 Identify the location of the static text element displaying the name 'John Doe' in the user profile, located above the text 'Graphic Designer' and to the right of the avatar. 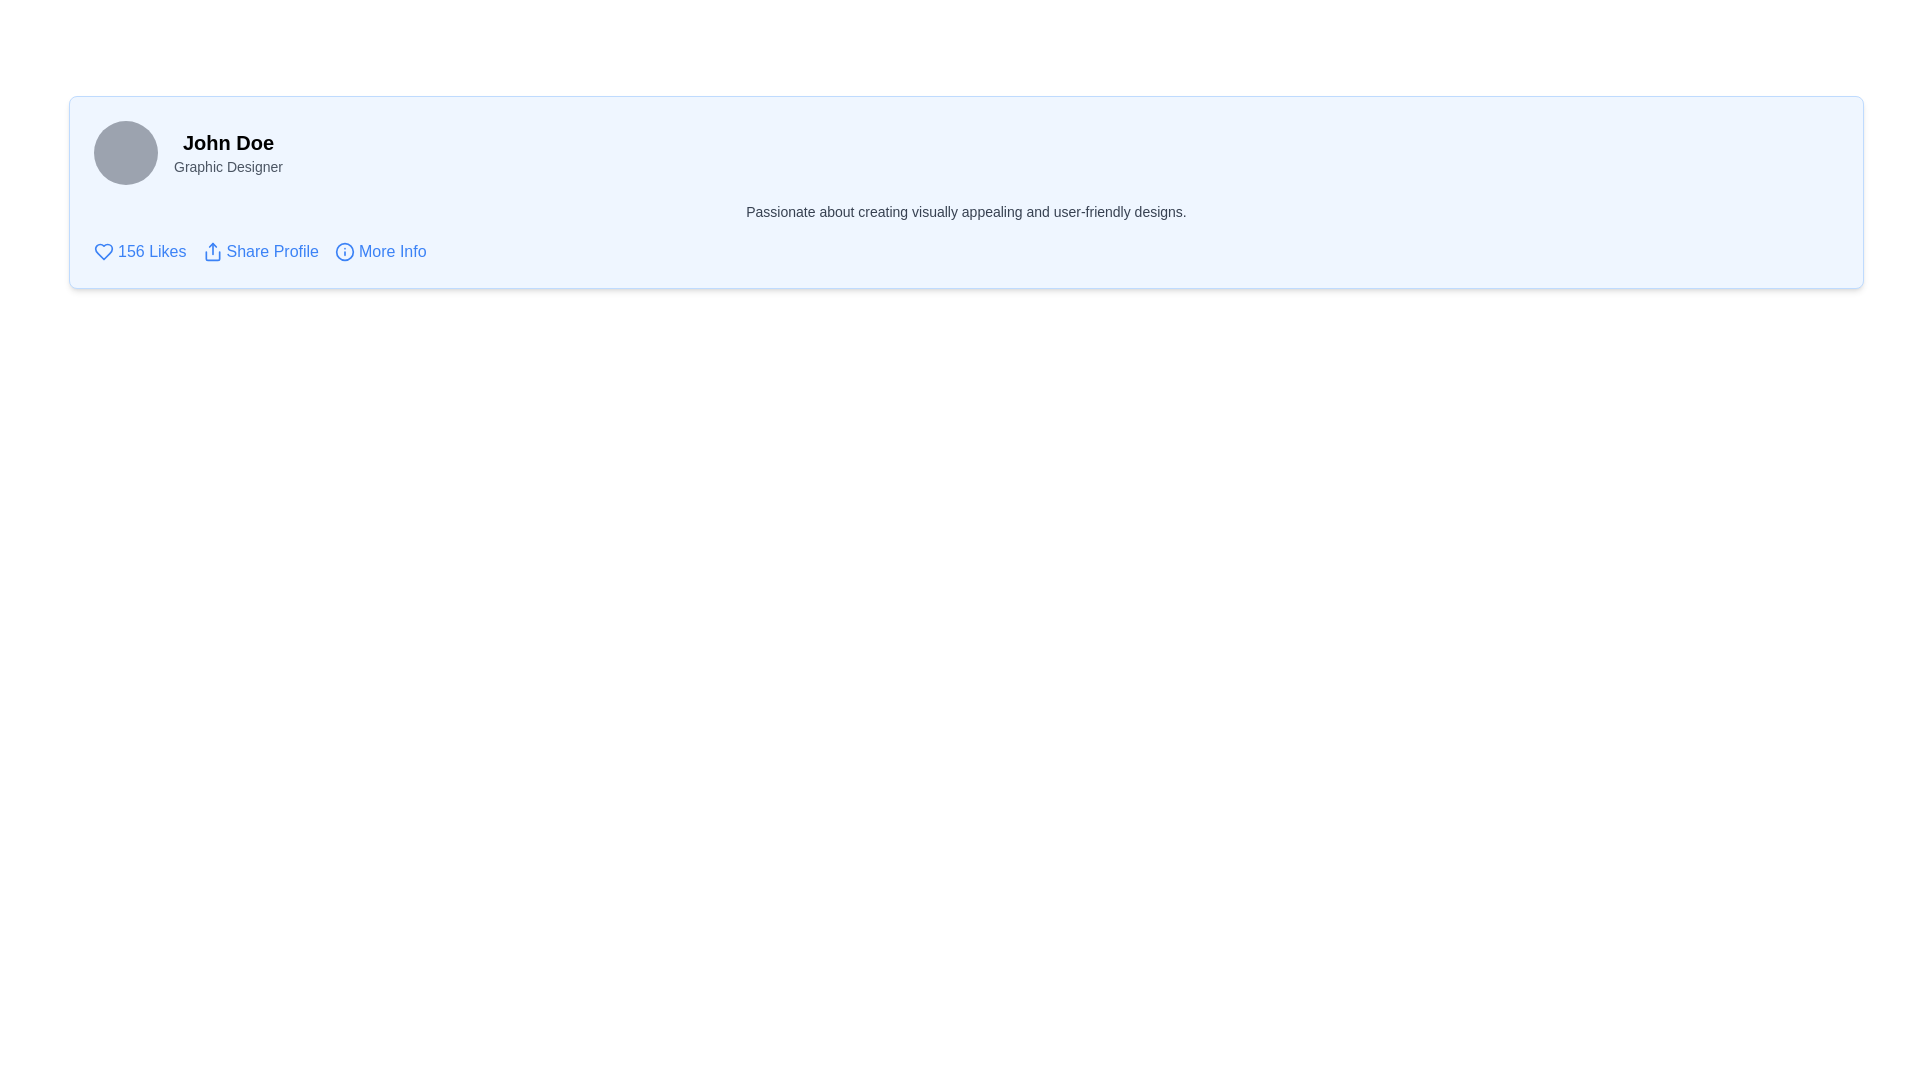
(228, 141).